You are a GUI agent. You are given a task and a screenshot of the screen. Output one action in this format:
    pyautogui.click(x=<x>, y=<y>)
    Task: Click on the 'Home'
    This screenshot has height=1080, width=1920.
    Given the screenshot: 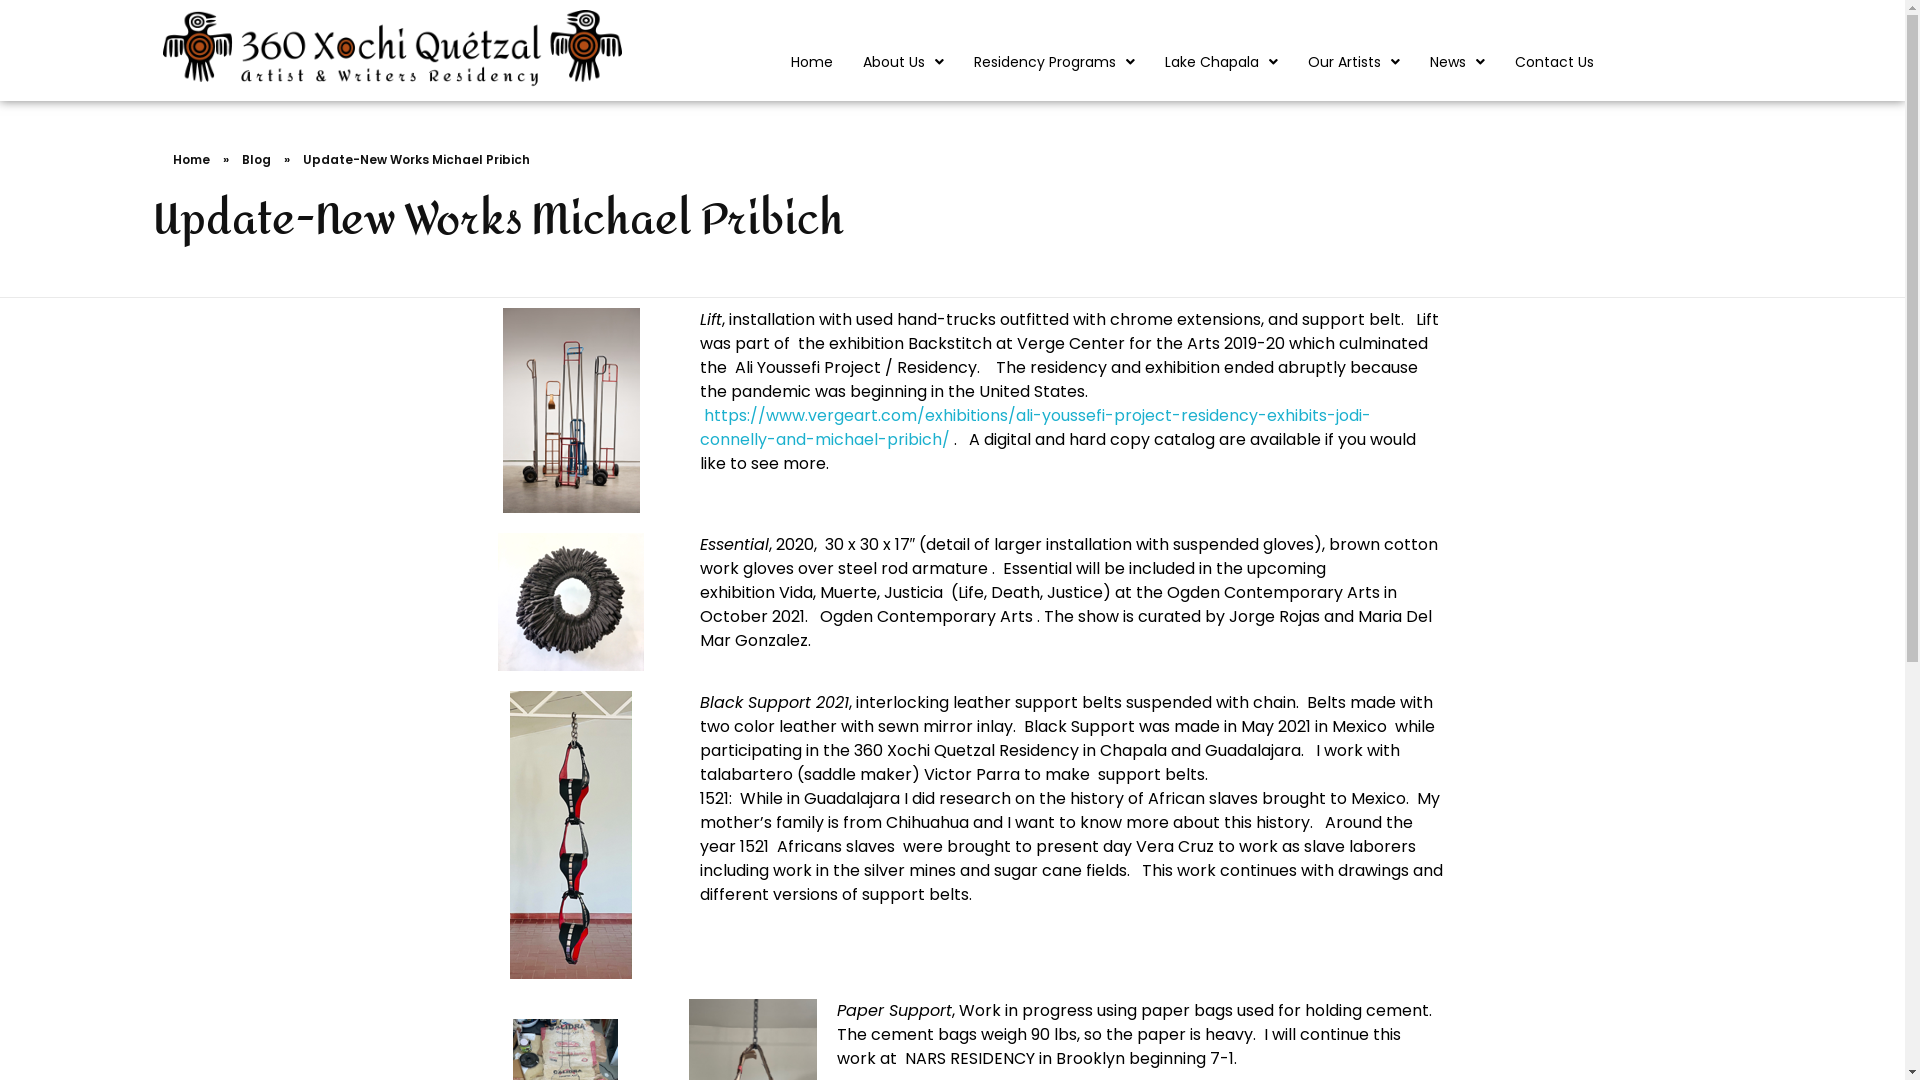 What is the action you would take?
    pyautogui.click(x=190, y=158)
    